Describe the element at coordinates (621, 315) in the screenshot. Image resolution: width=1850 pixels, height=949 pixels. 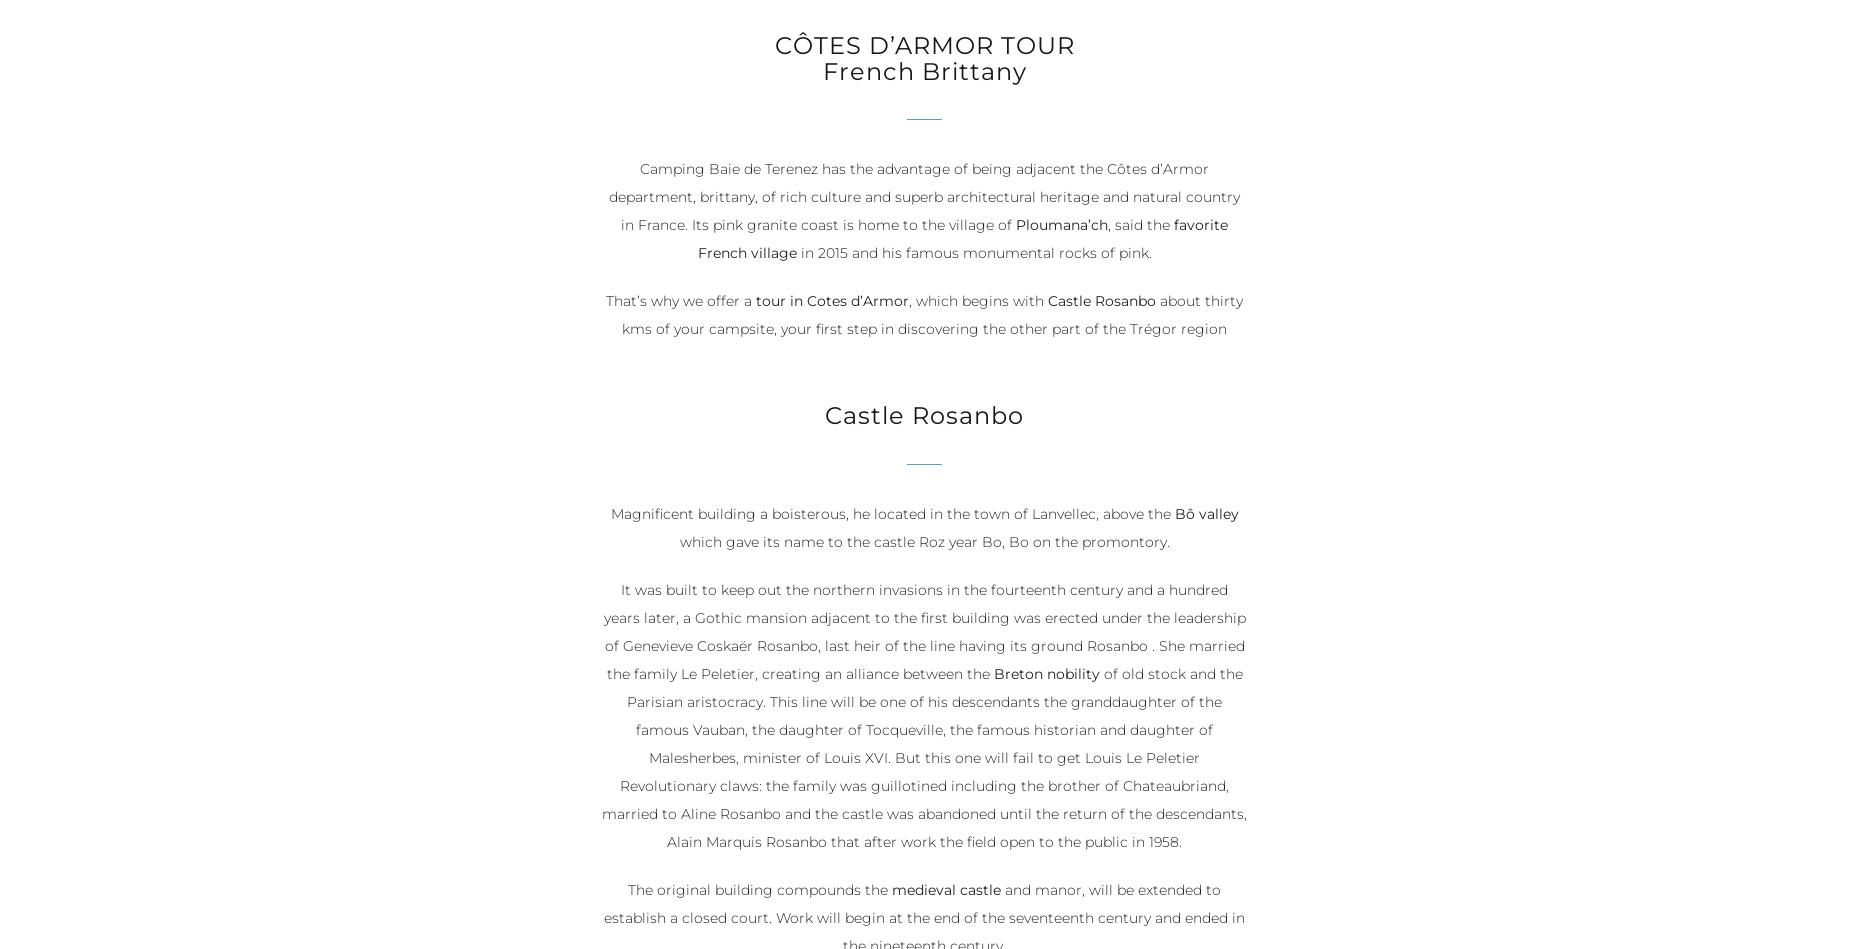
I see `'about thirty kms of your campsite, your first step in discovering the other part of the Trégor region'` at that location.